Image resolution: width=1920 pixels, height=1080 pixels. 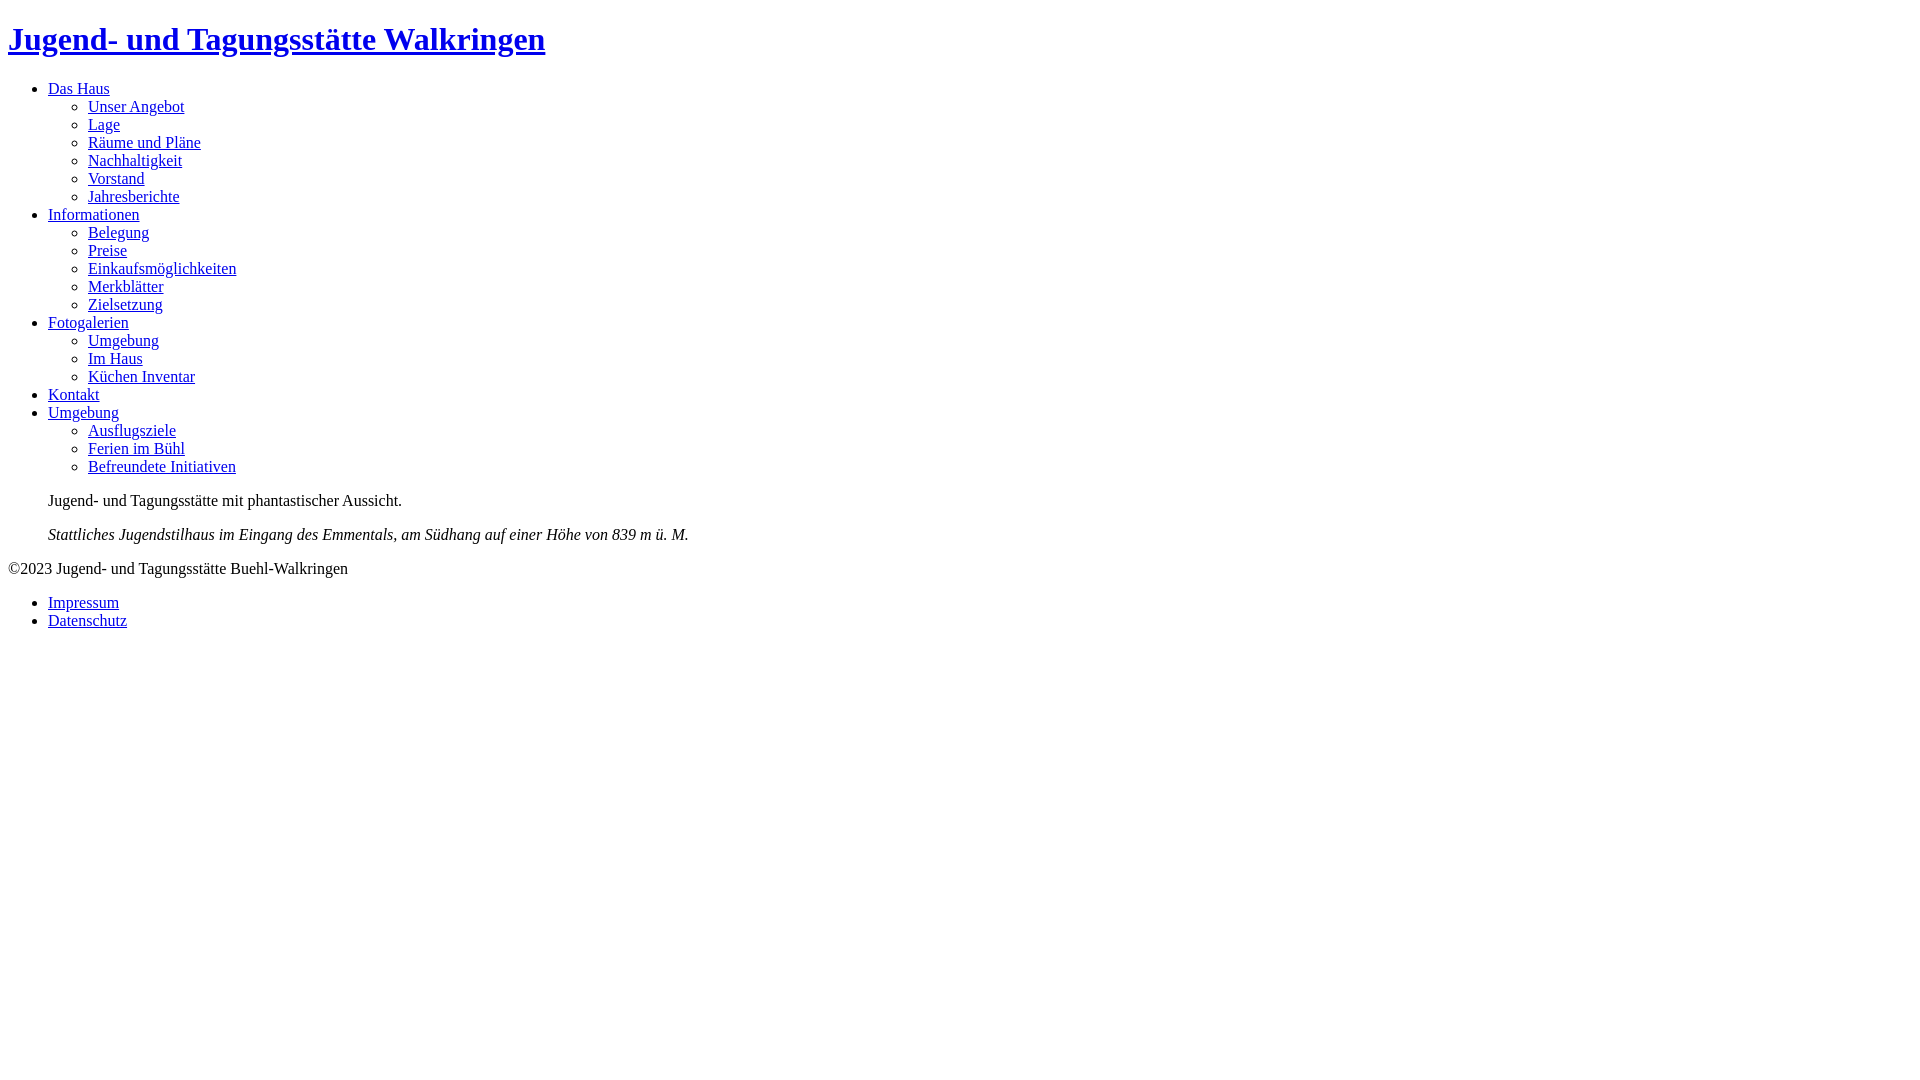 I want to click on 'Preise', so click(x=106, y=249).